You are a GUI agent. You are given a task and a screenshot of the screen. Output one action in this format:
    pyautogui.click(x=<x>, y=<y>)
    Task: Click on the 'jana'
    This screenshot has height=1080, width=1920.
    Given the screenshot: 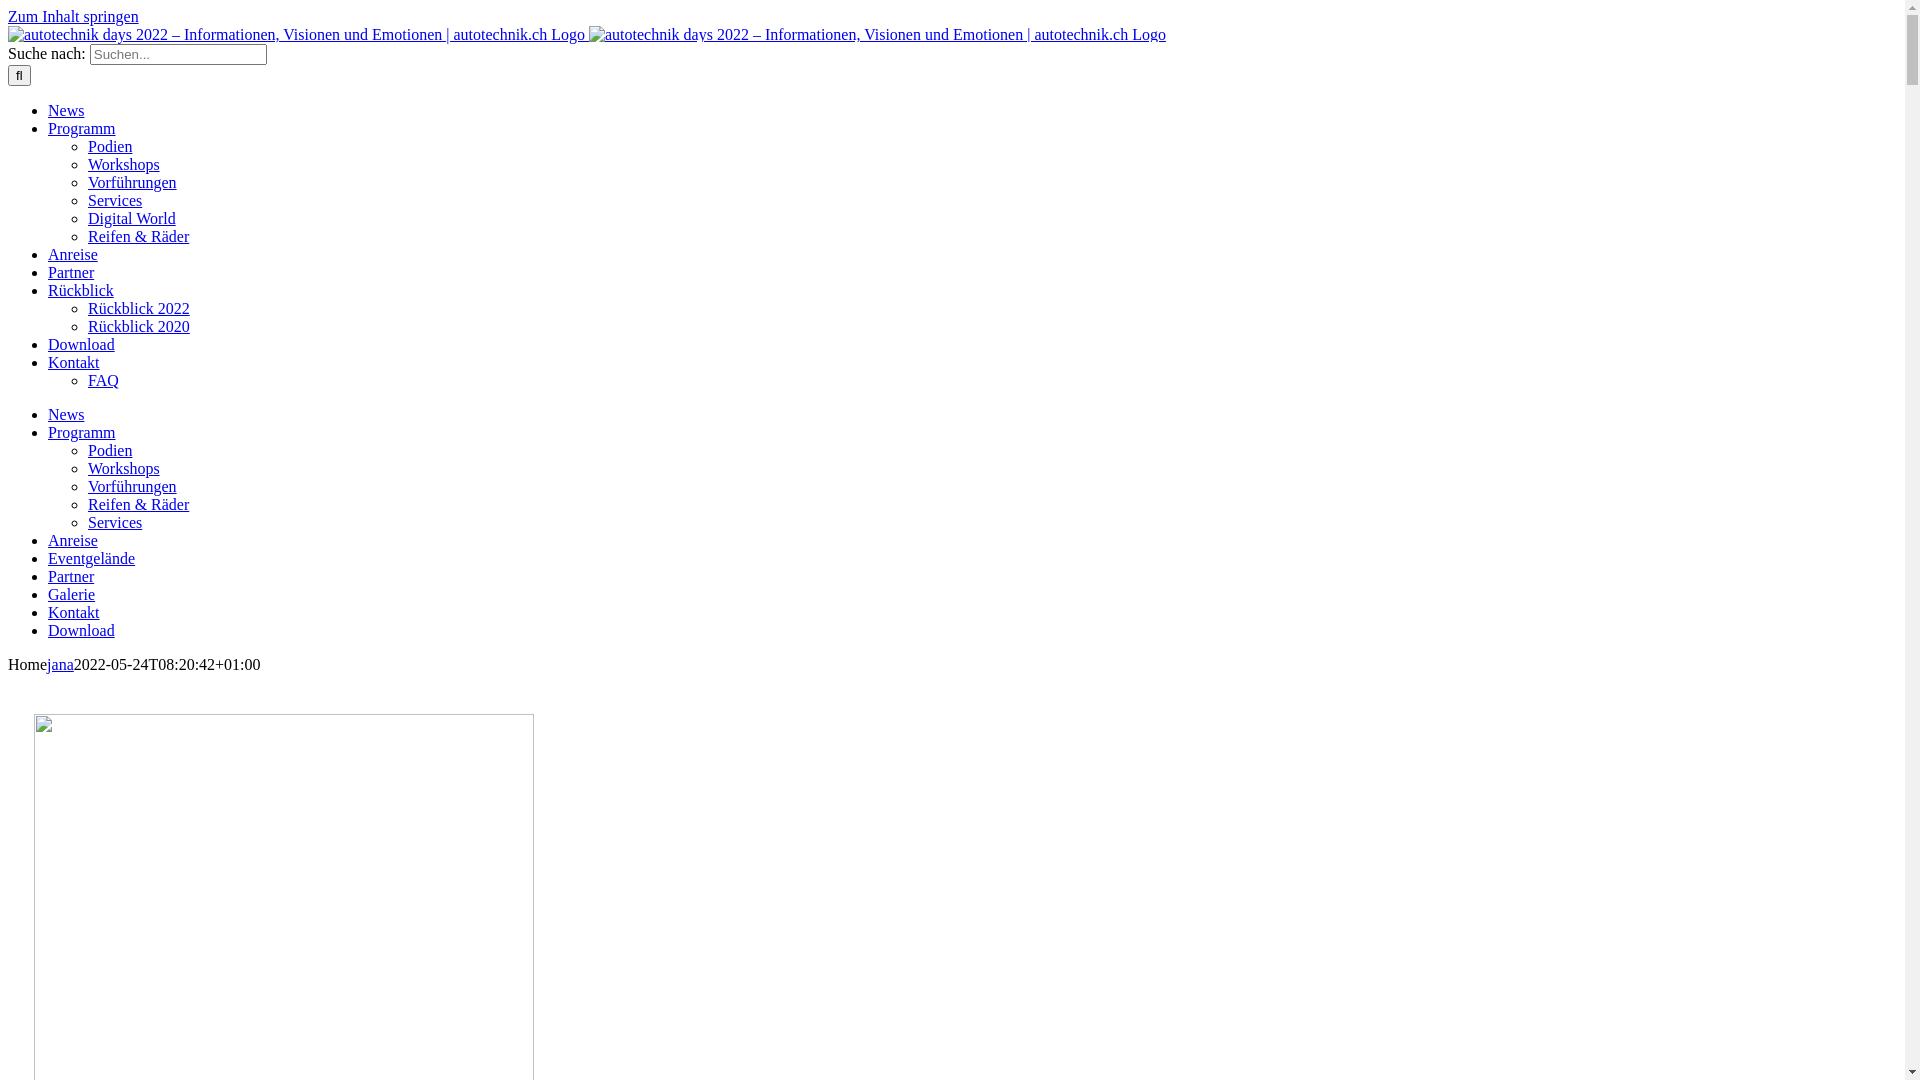 What is the action you would take?
    pyautogui.click(x=60, y=664)
    